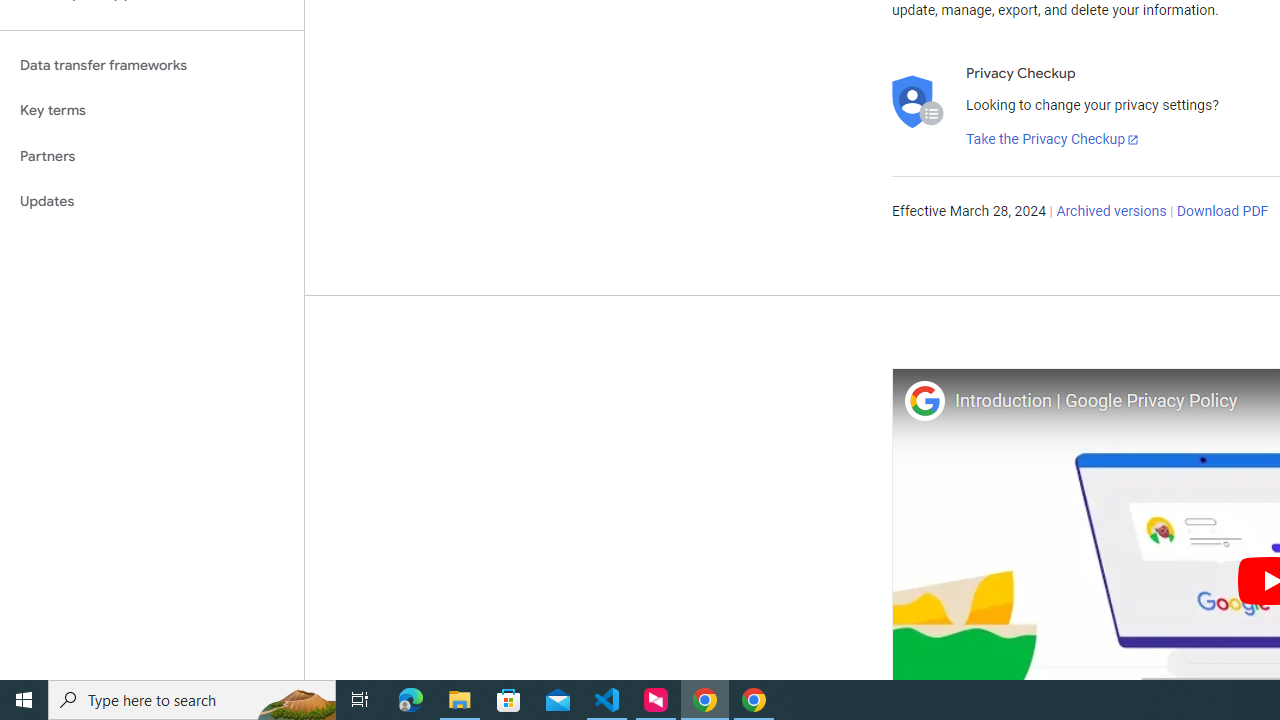 Image resolution: width=1280 pixels, height=720 pixels. What do you see at coordinates (1052, 139) in the screenshot?
I see `'Take the Privacy Checkup'` at bounding box center [1052, 139].